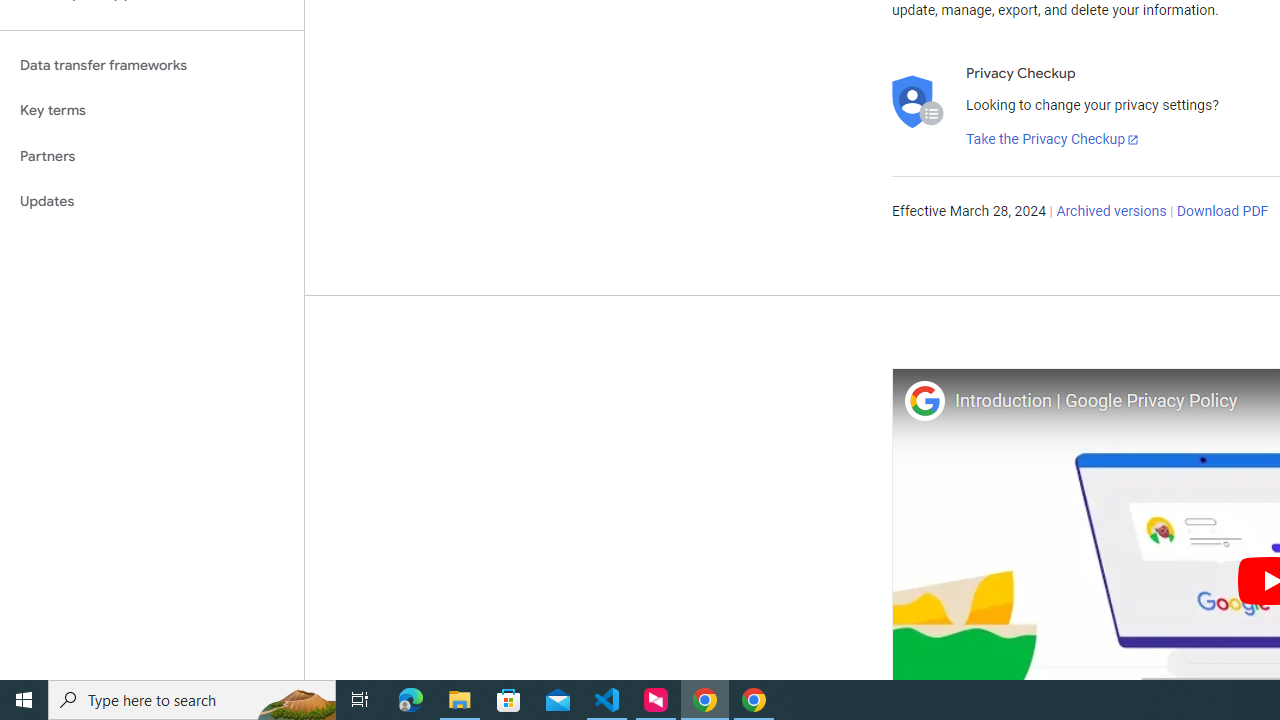 Image resolution: width=1280 pixels, height=720 pixels. What do you see at coordinates (1052, 139) in the screenshot?
I see `'Take the Privacy Checkup'` at bounding box center [1052, 139].